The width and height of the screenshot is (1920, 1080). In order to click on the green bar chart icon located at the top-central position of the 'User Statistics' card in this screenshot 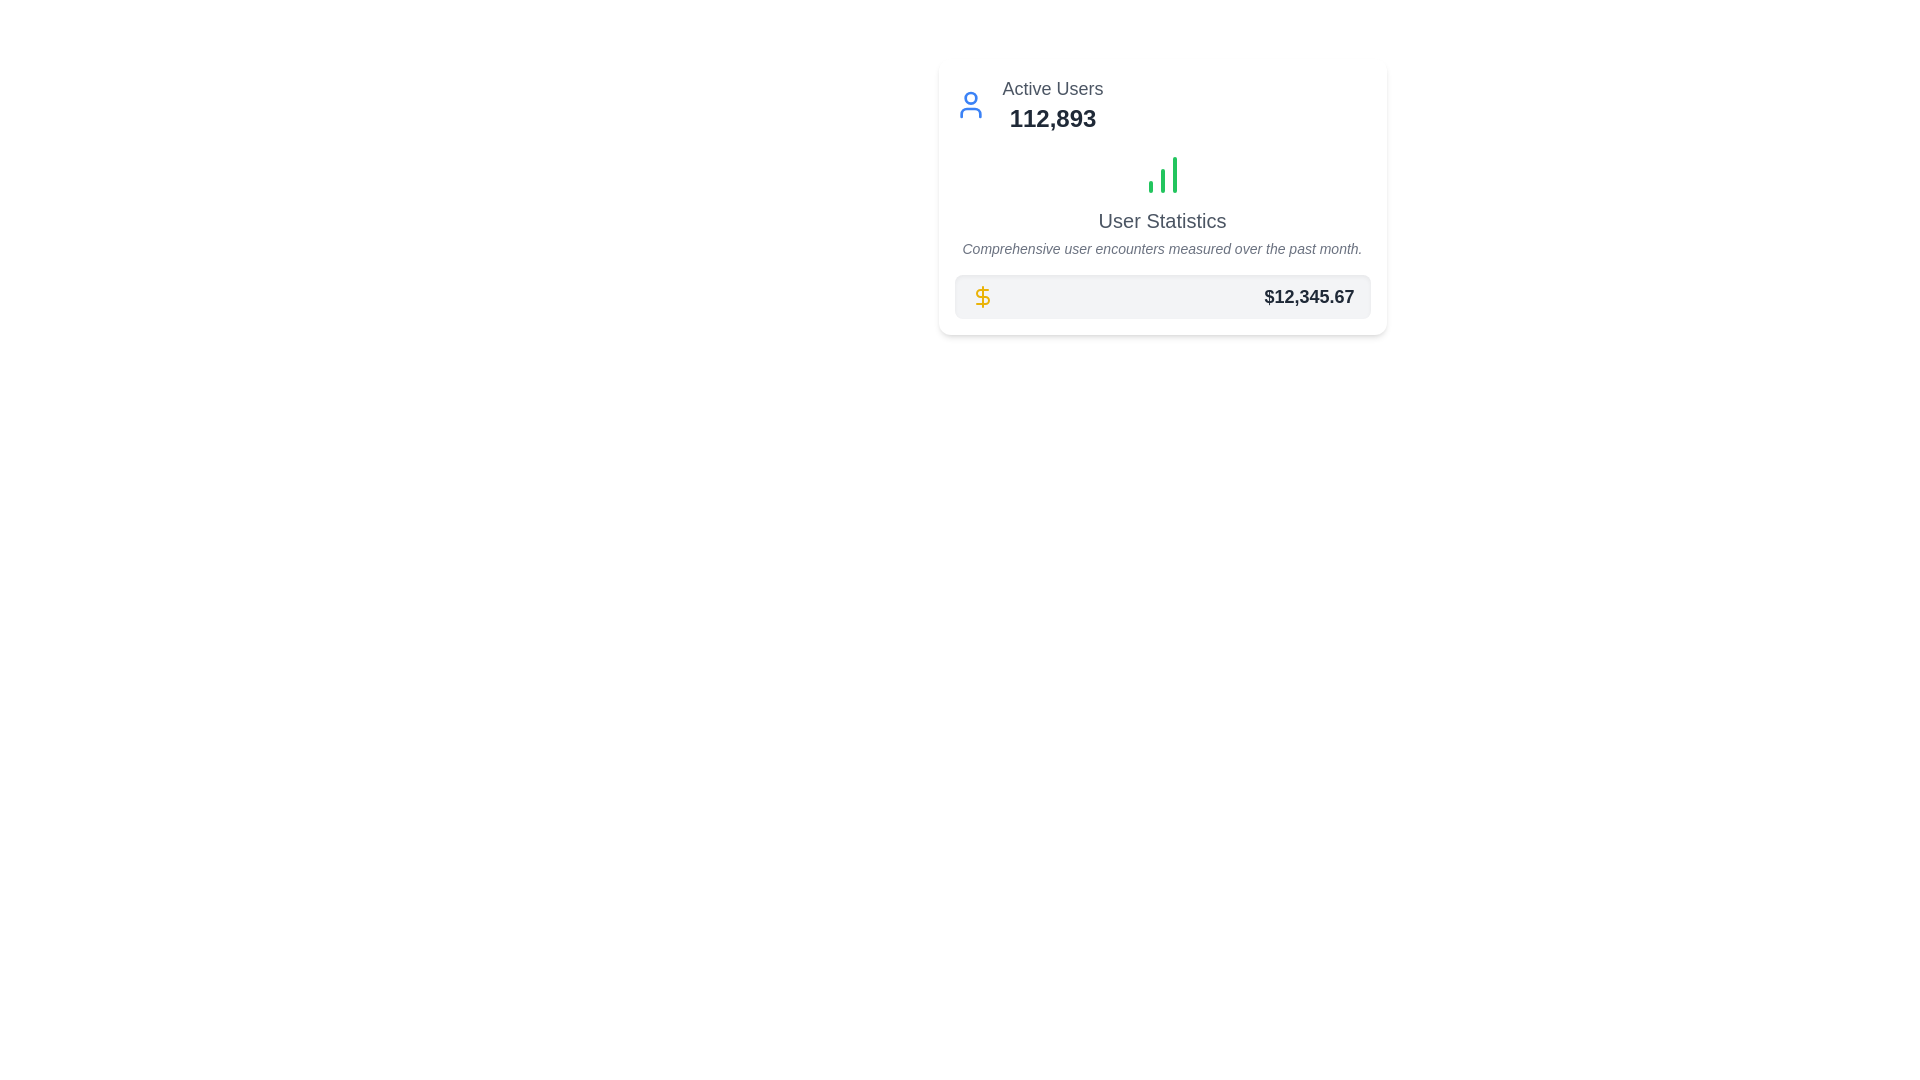, I will do `click(1162, 173)`.